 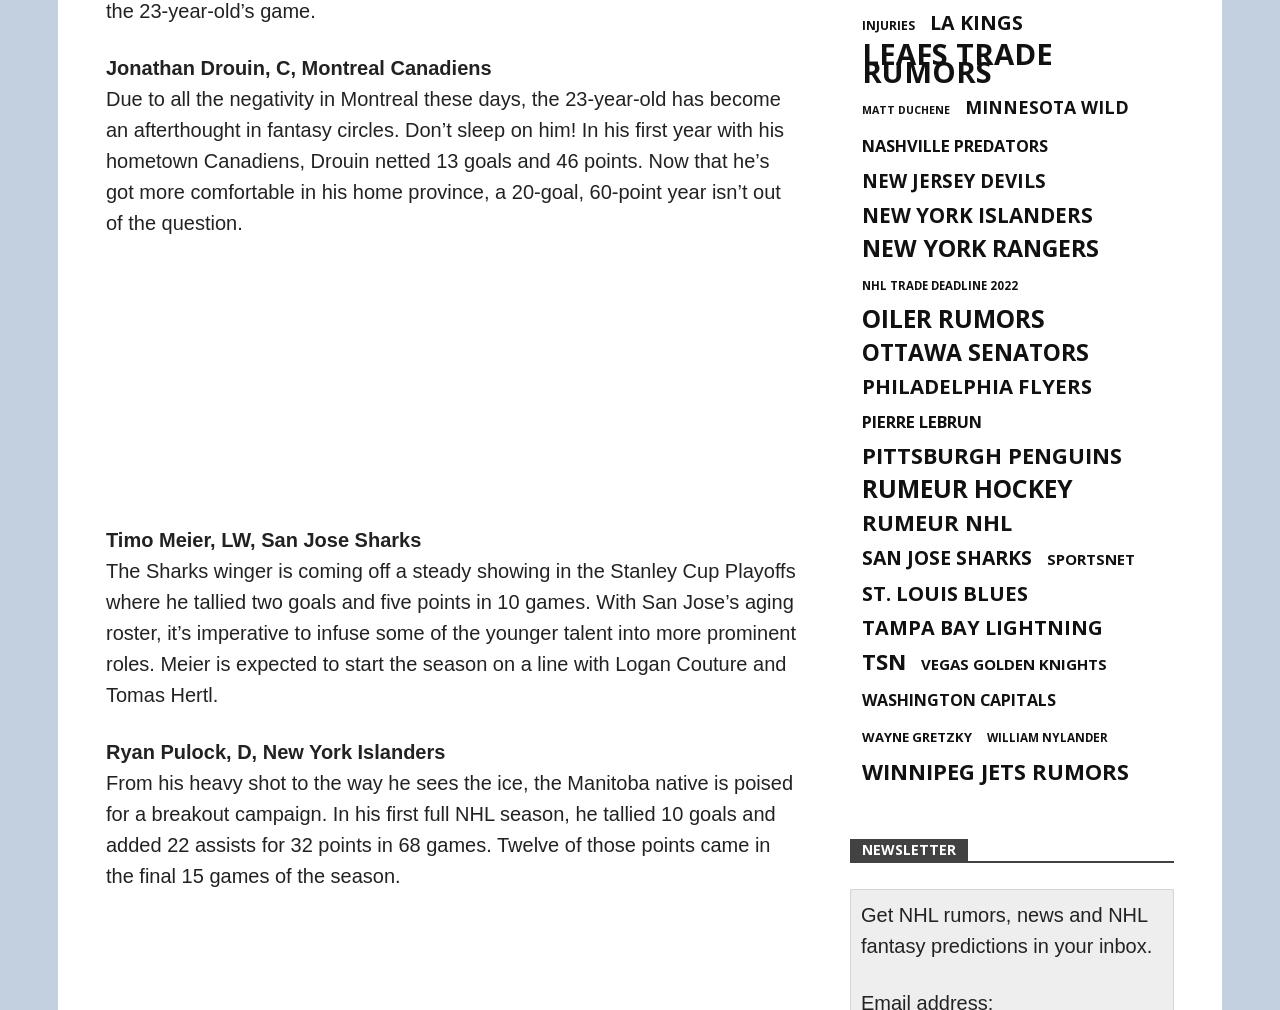 What do you see at coordinates (449, 630) in the screenshot?
I see `'The Sharks winger is coming off a steady showing in the Stanley Cup Playoffs where he tallied two goals and five points in 10 games. With San Jose’s aging roster, it’s imperative to infuse some of the younger talent into more prominent roles. Meier is expected to start the season on a line with Logan Couture and Tomas Hertl.'` at bounding box center [449, 630].